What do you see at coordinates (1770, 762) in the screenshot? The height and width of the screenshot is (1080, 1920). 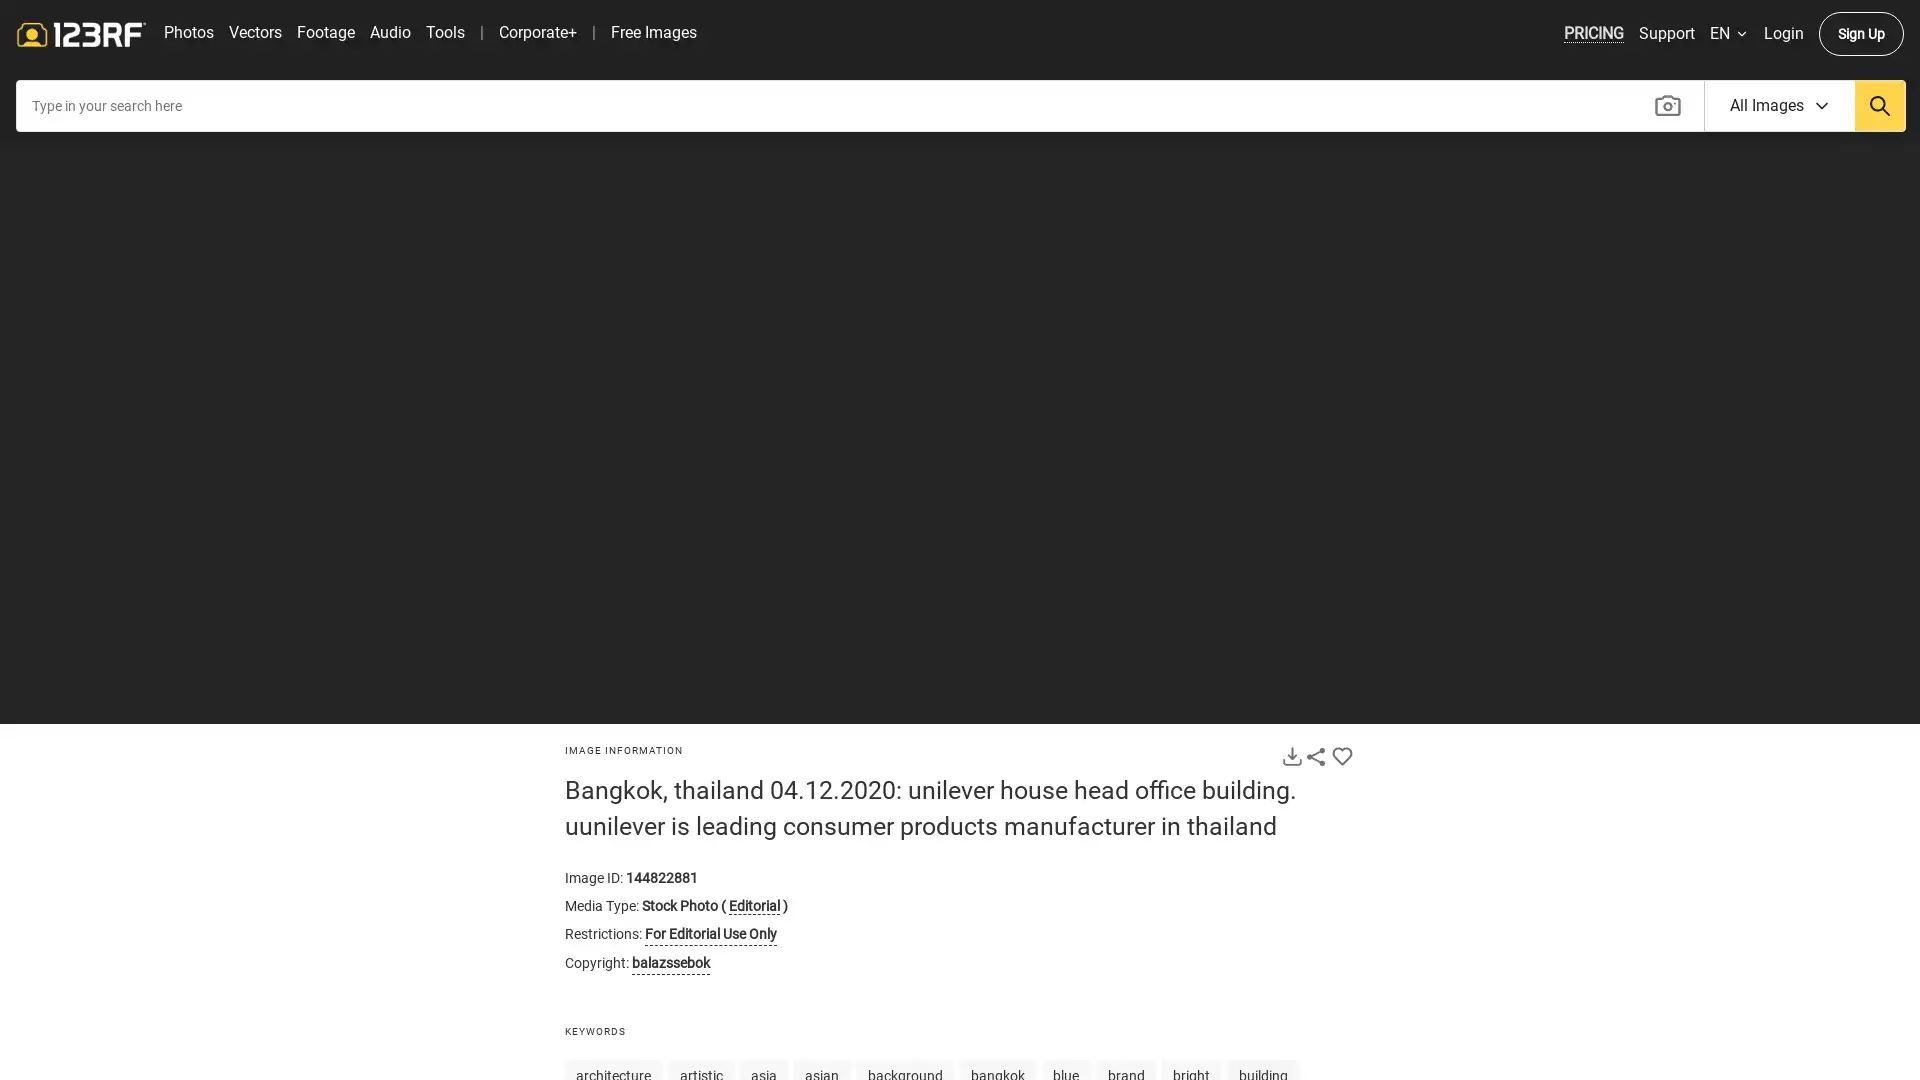 I see `Download button icon Download` at bounding box center [1770, 762].